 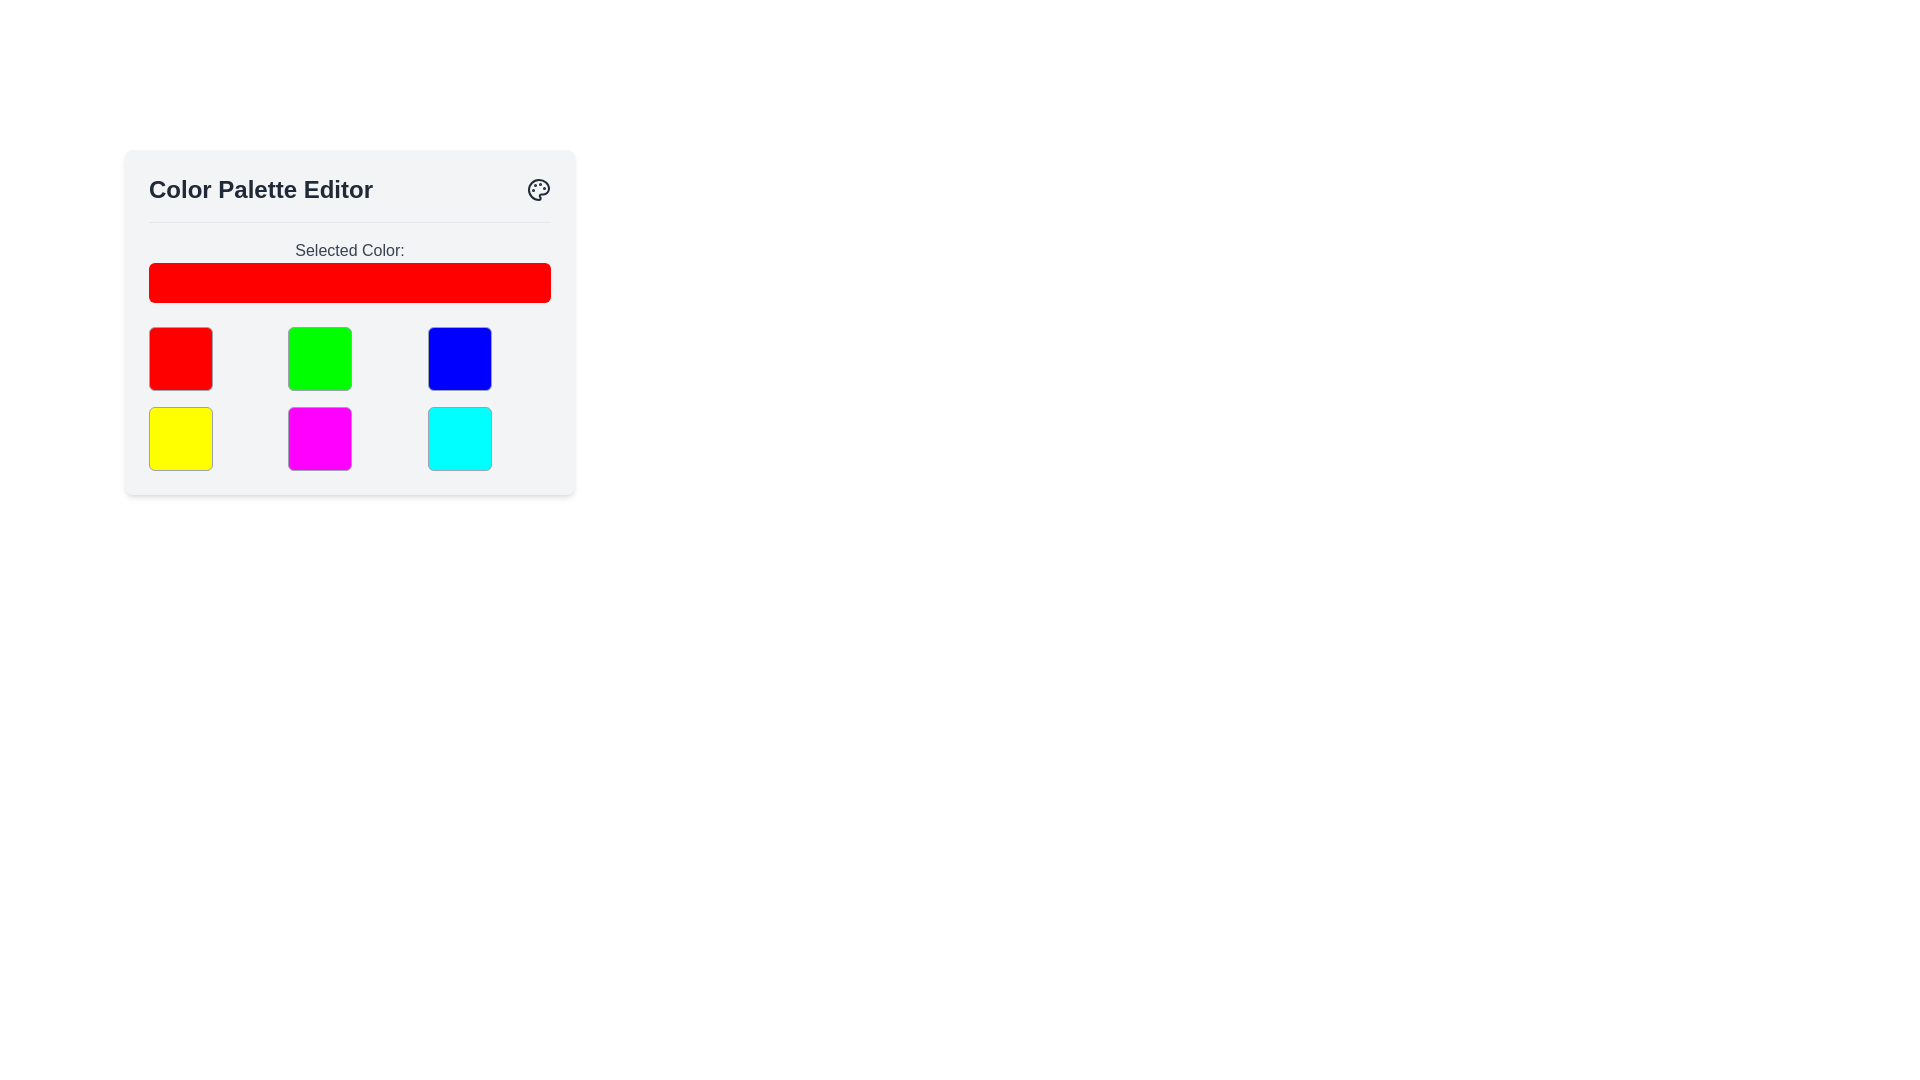 What do you see at coordinates (350, 282) in the screenshot?
I see `the bright red color display box located below the 'Selected Color:' text in the 'Color Palette Editor' panel` at bounding box center [350, 282].